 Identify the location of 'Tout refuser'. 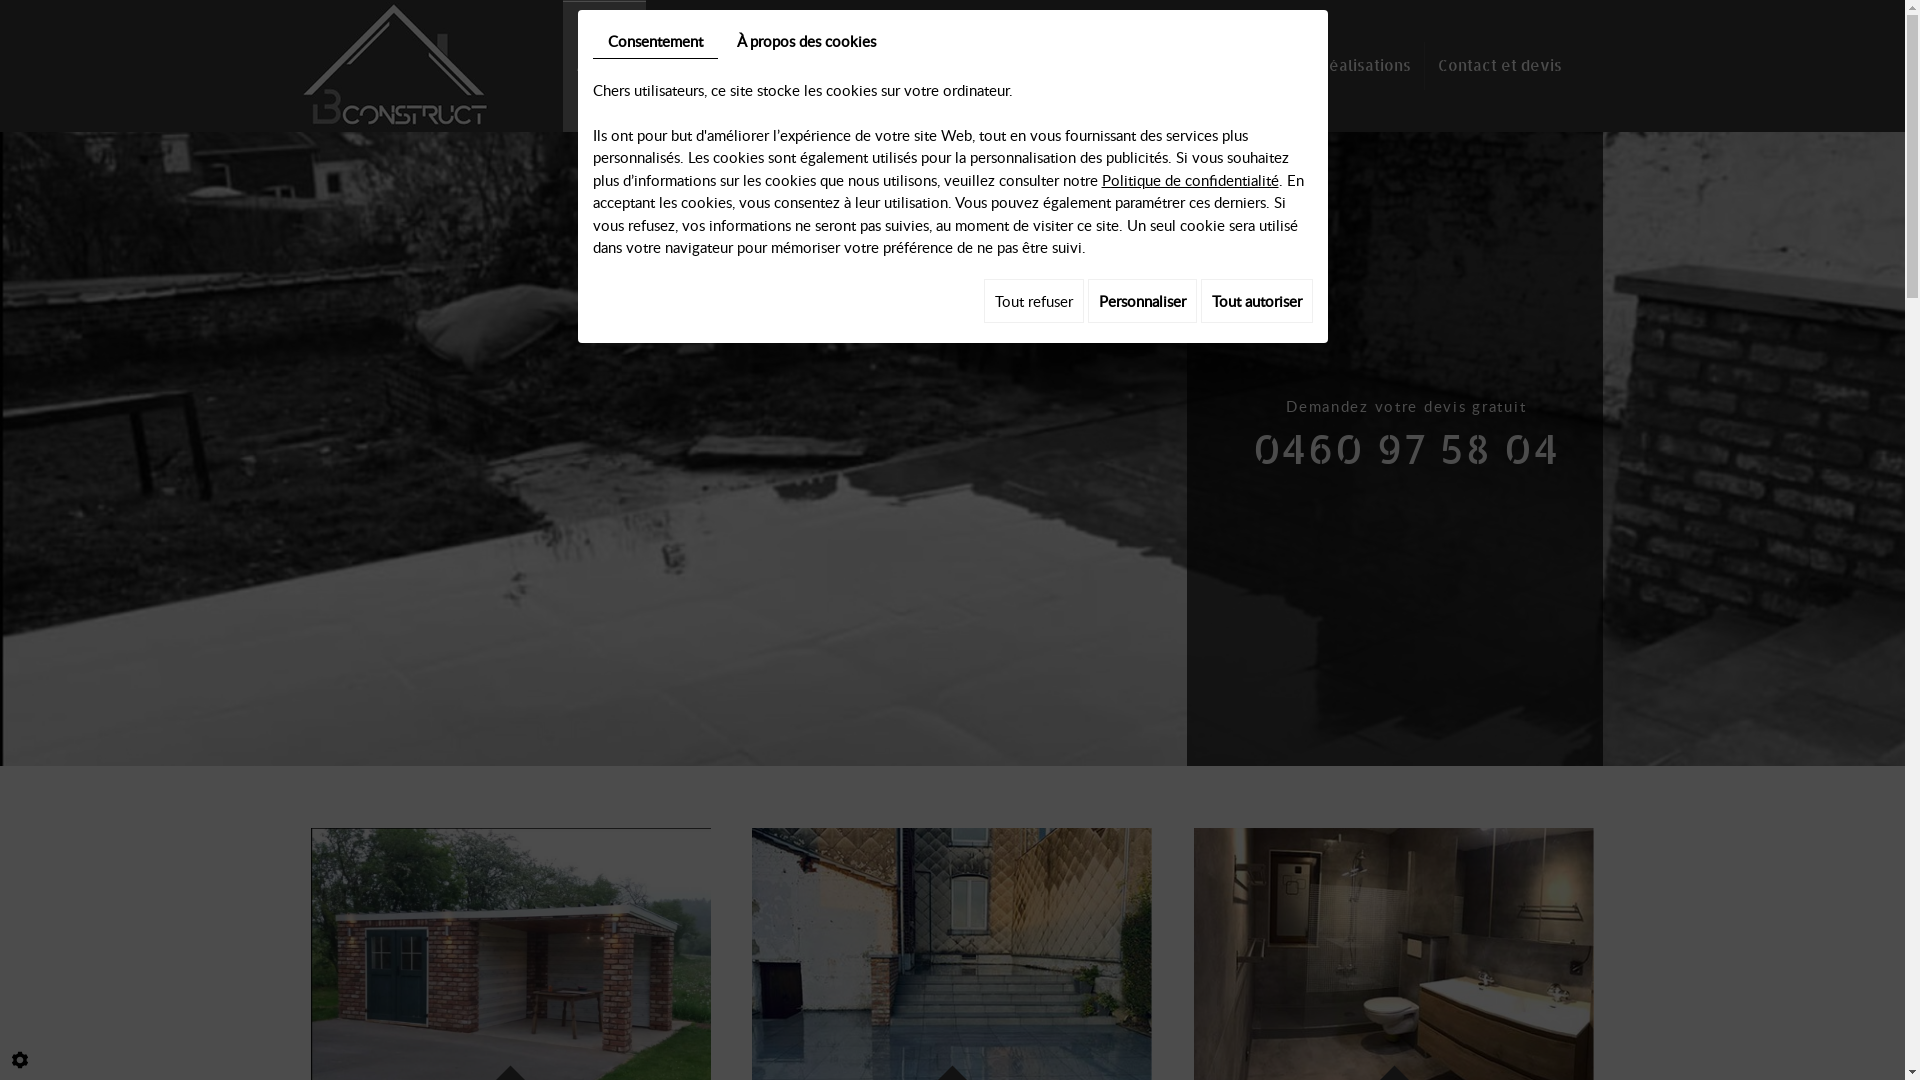
(1033, 300).